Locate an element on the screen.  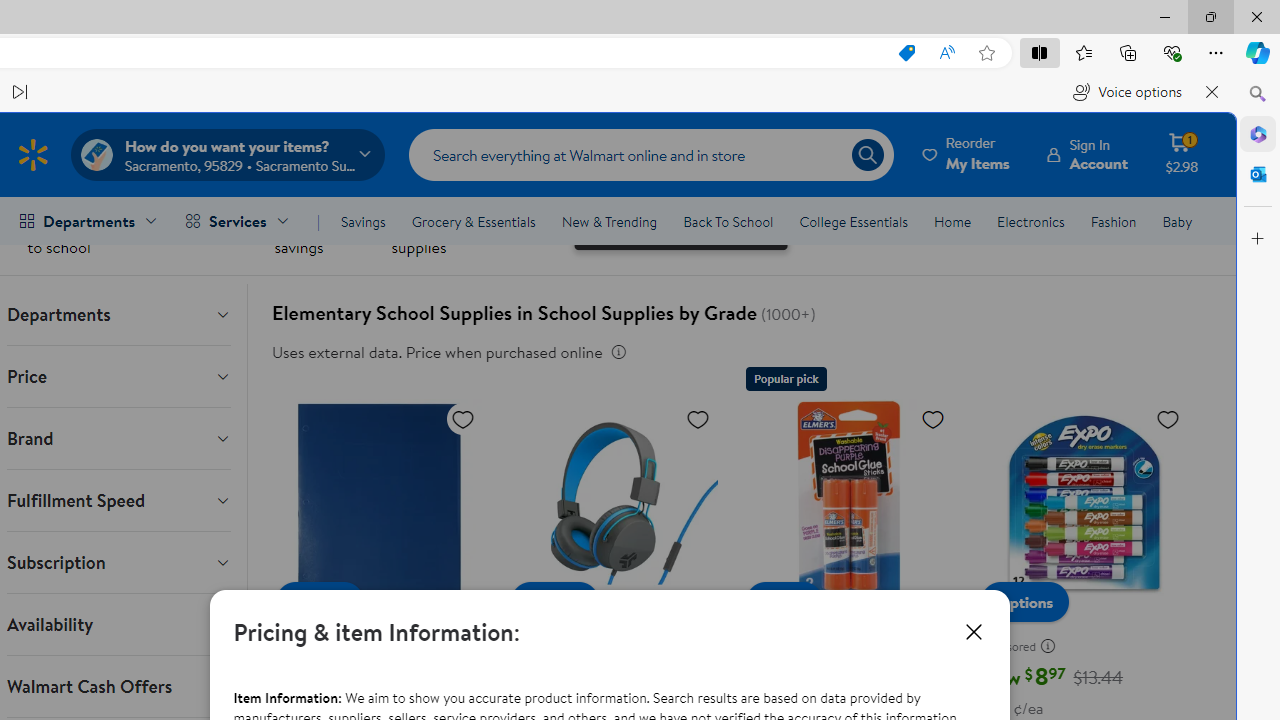
'This site has coupons! Shopping in Microsoft Edge, 7' is located at coordinates (905, 52).